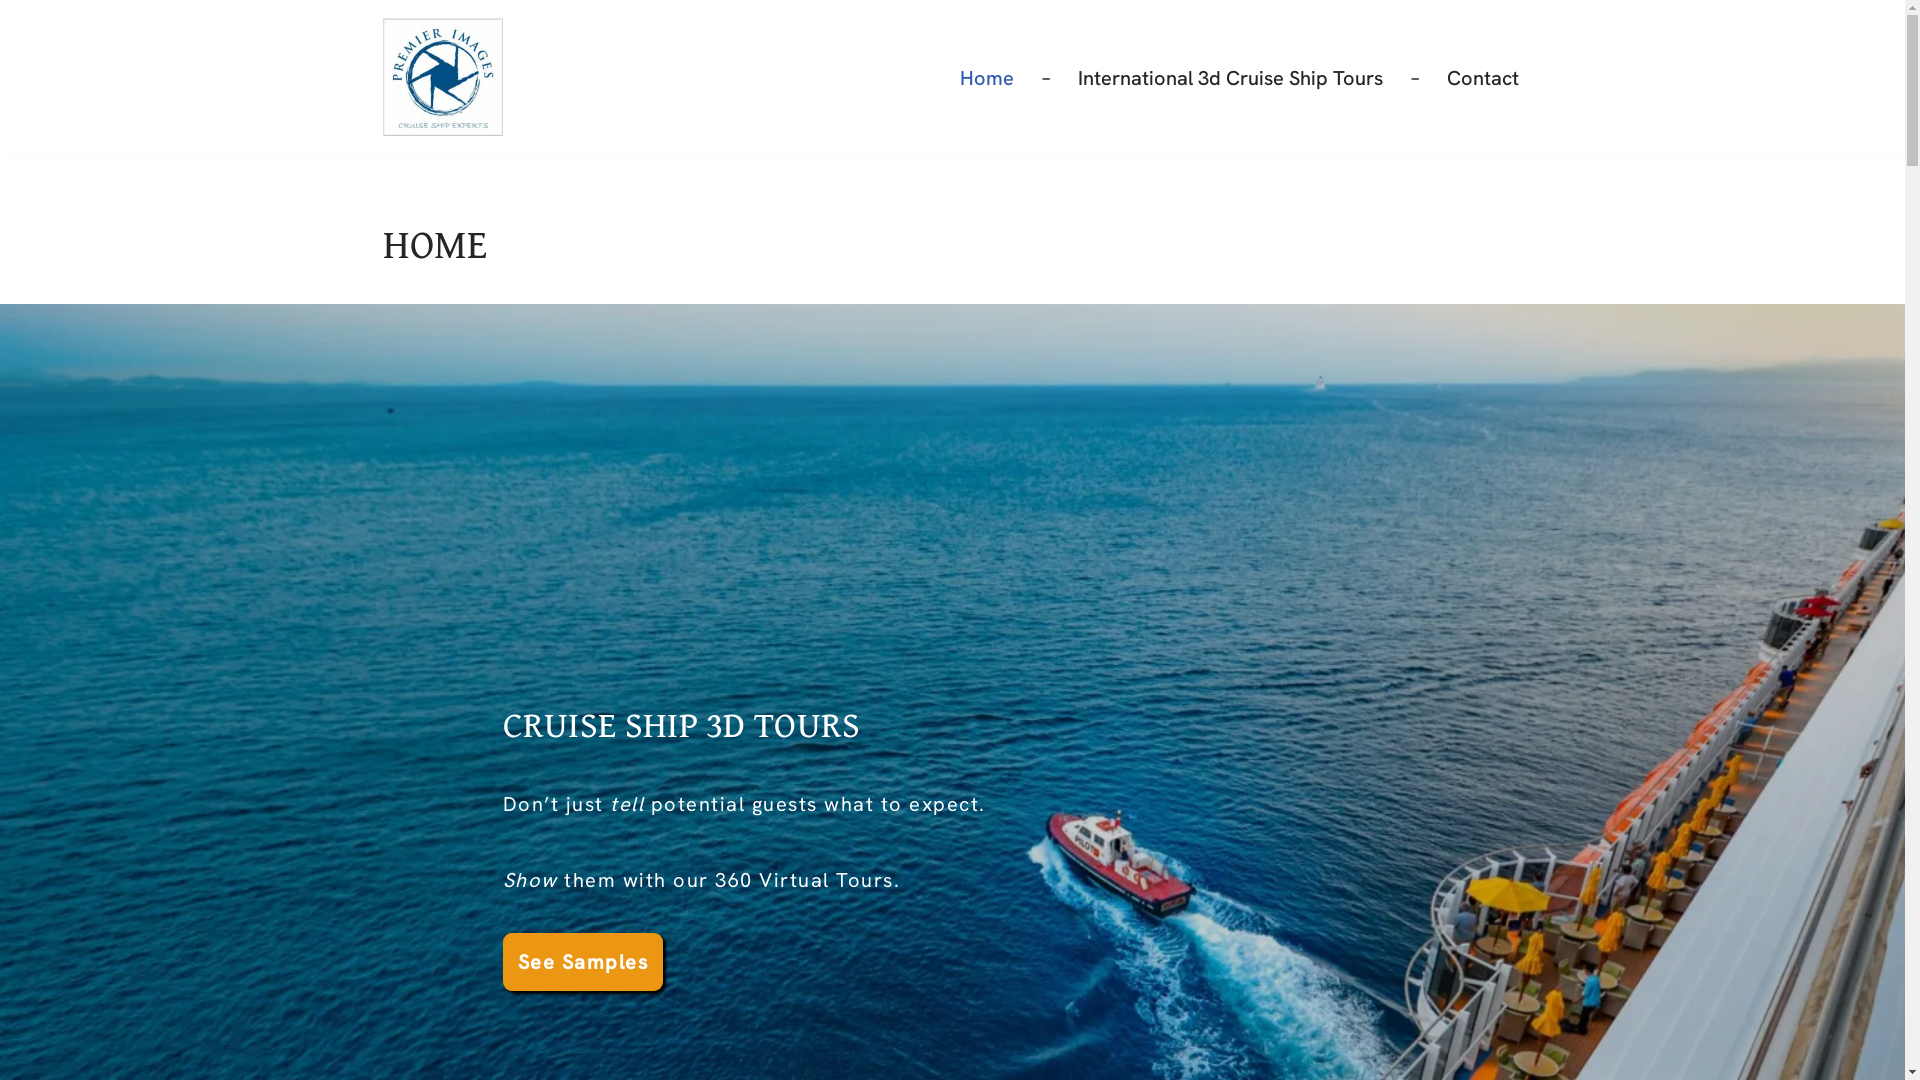  Describe the element at coordinates (14, 42) in the screenshot. I see `'Skip to content'` at that location.